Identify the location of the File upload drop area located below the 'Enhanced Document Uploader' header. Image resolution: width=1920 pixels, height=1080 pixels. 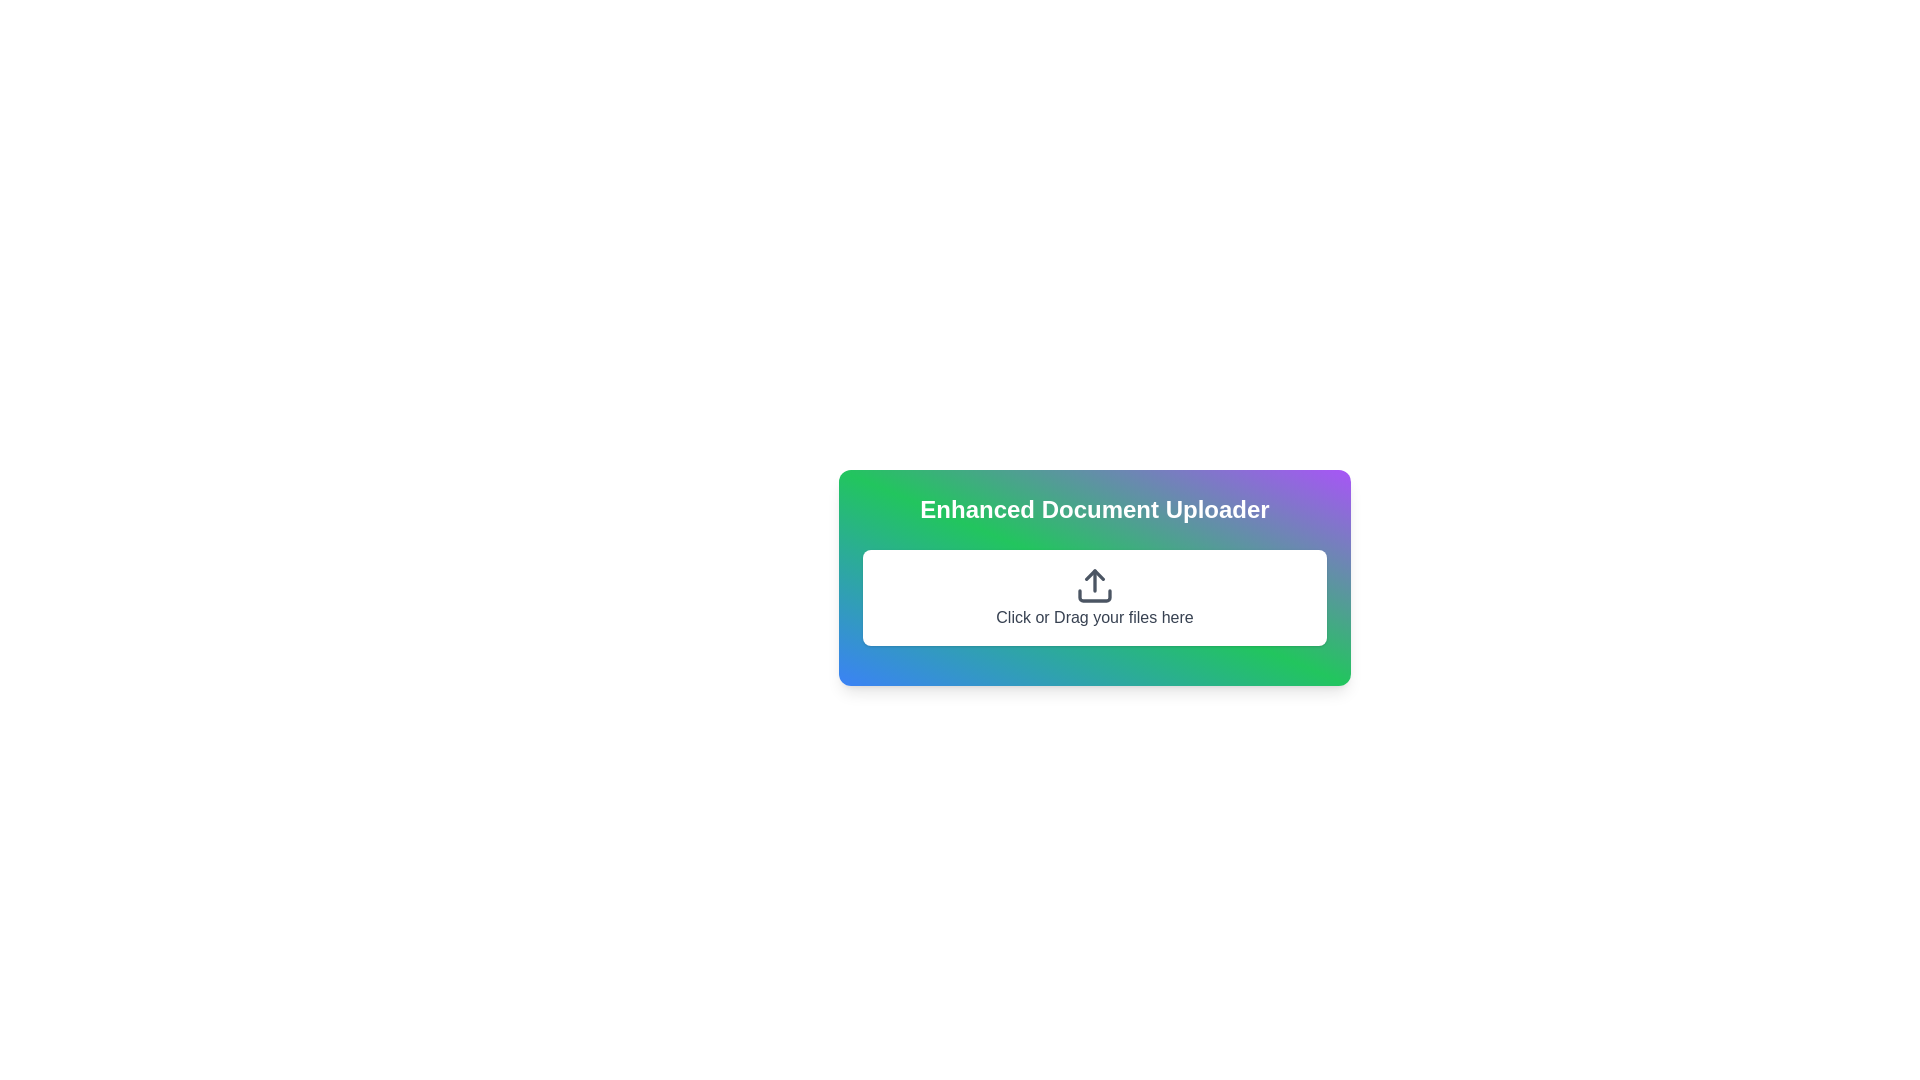
(1093, 596).